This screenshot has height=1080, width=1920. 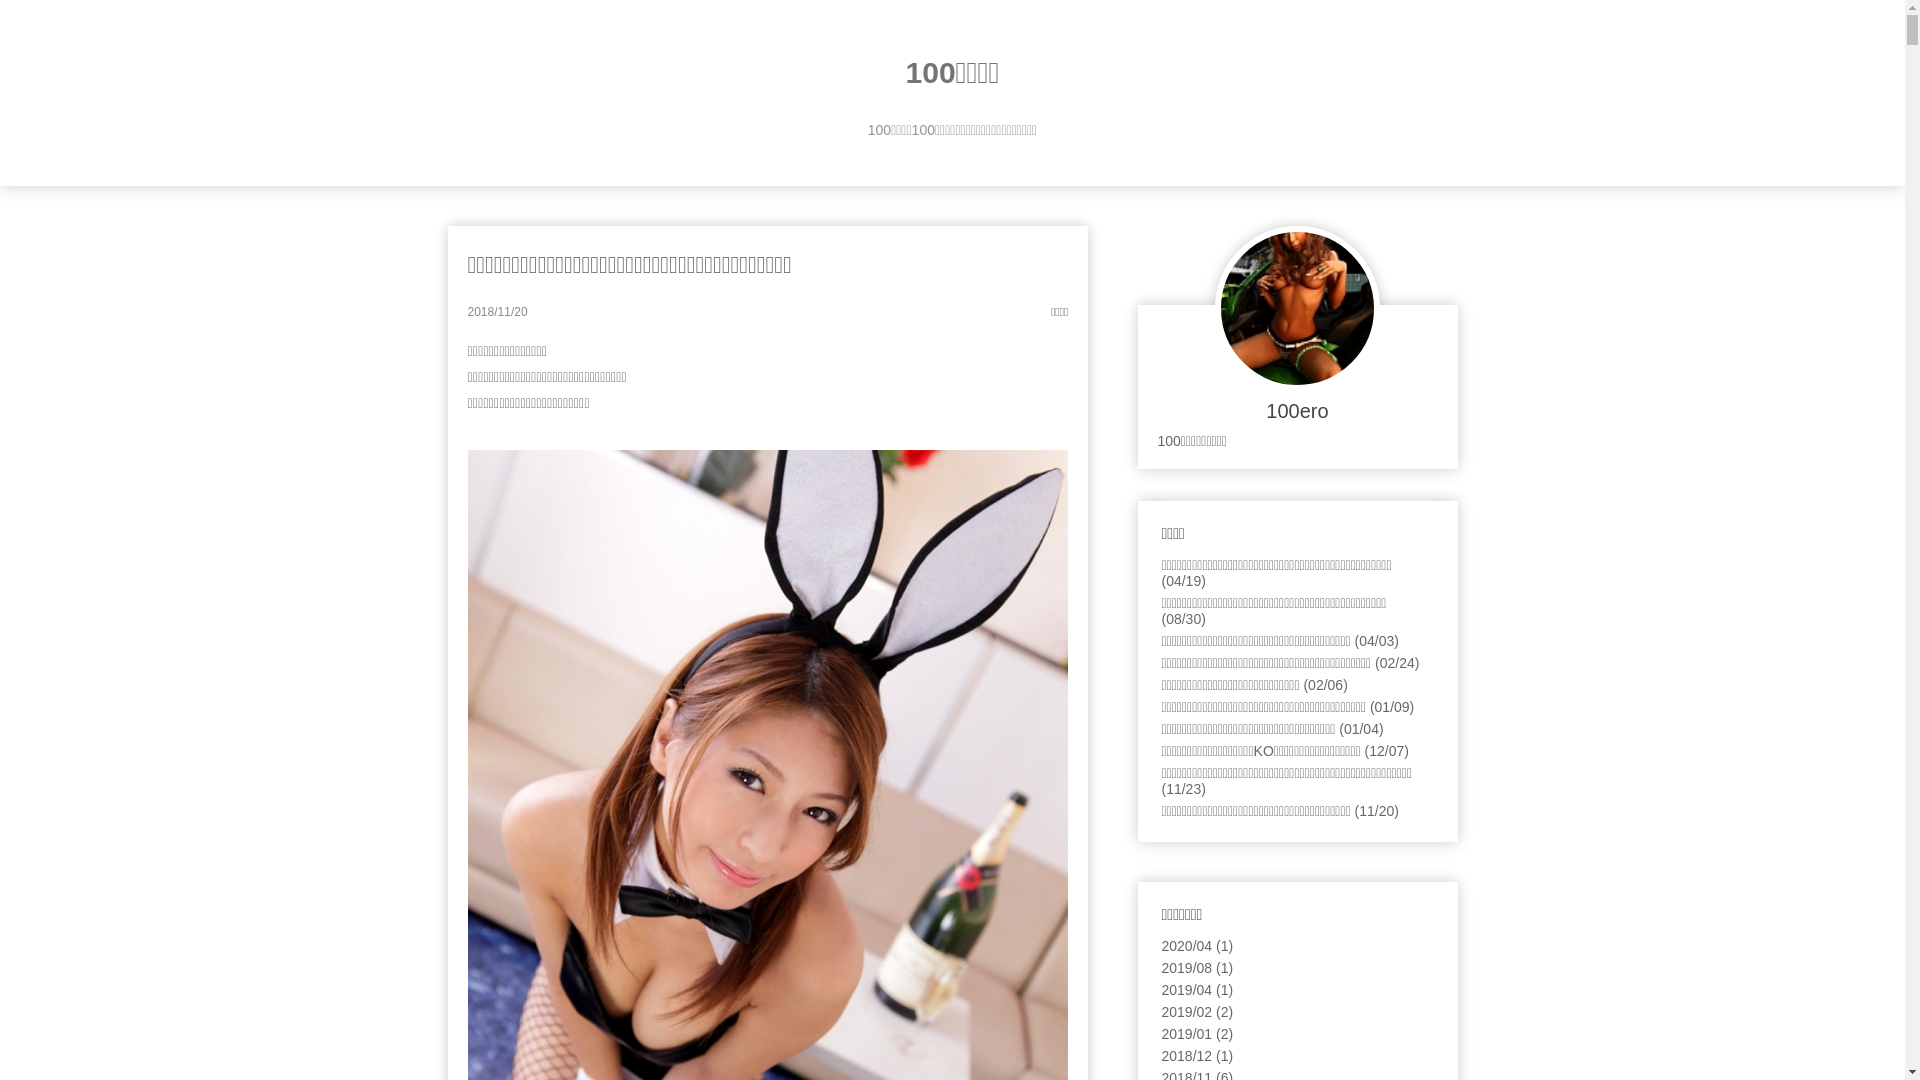 What do you see at coordinates (1198, 1033) in the screenshot?
I see `'2019/01 (2)'` at bounding box center [1198, 1033].